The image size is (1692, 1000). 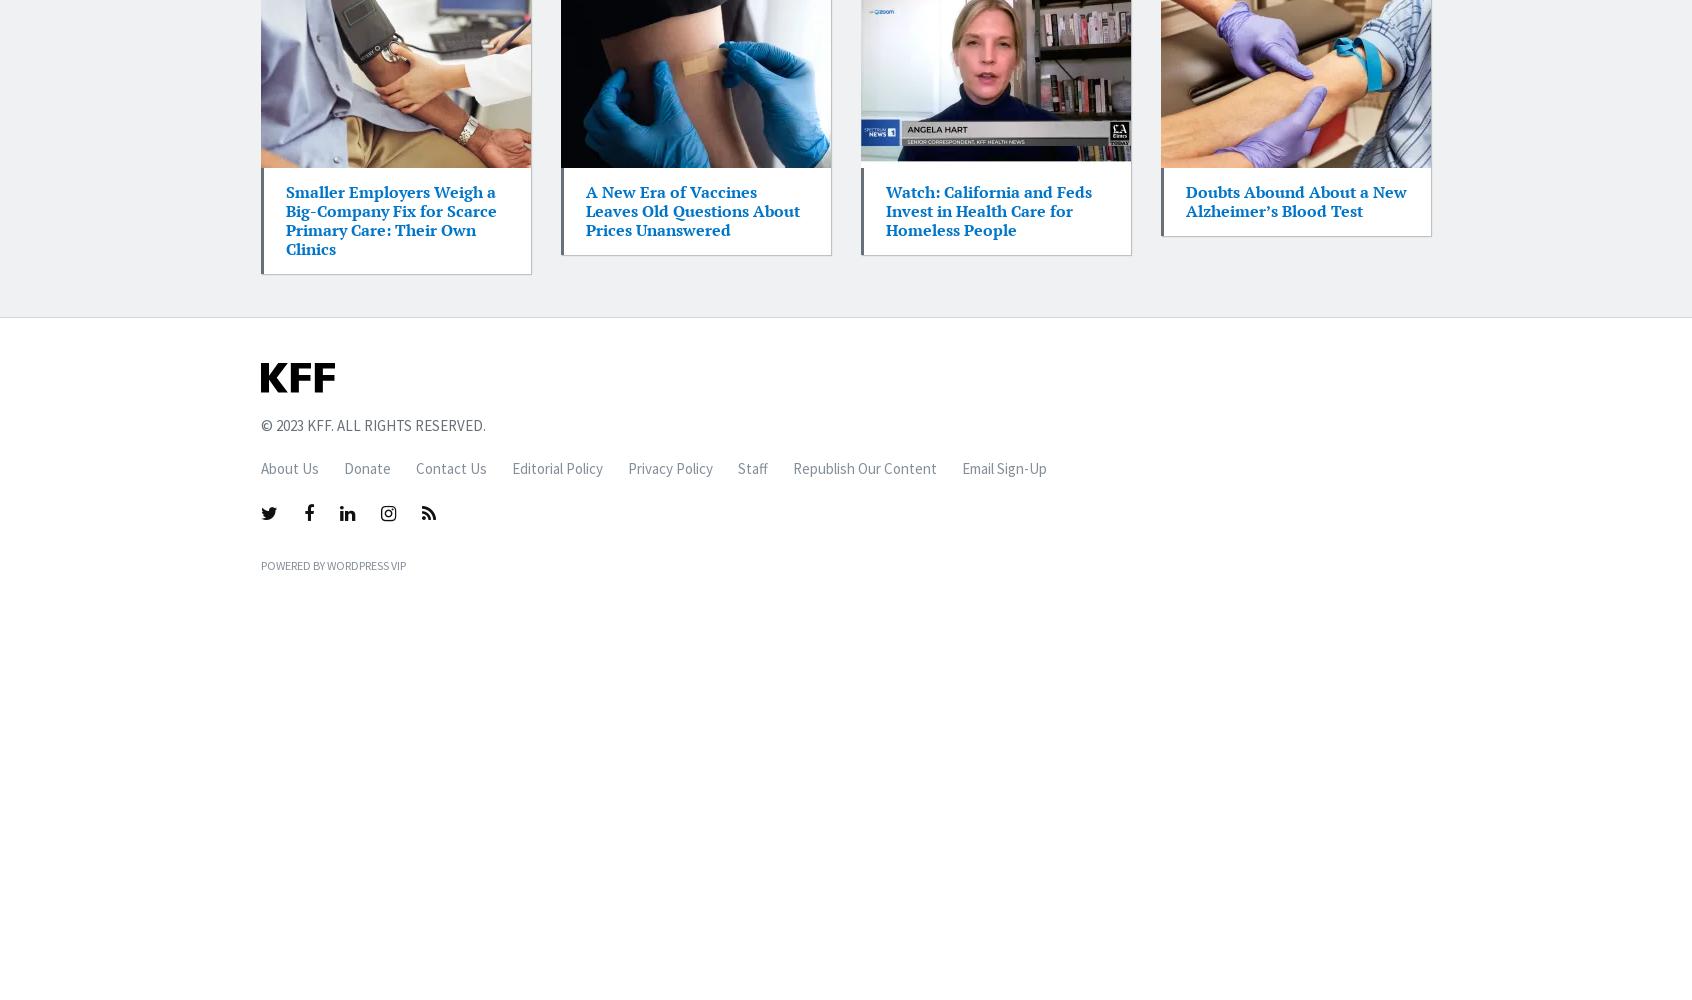 I want to click on 'Republish Our Content', so click(x=793, y=467).